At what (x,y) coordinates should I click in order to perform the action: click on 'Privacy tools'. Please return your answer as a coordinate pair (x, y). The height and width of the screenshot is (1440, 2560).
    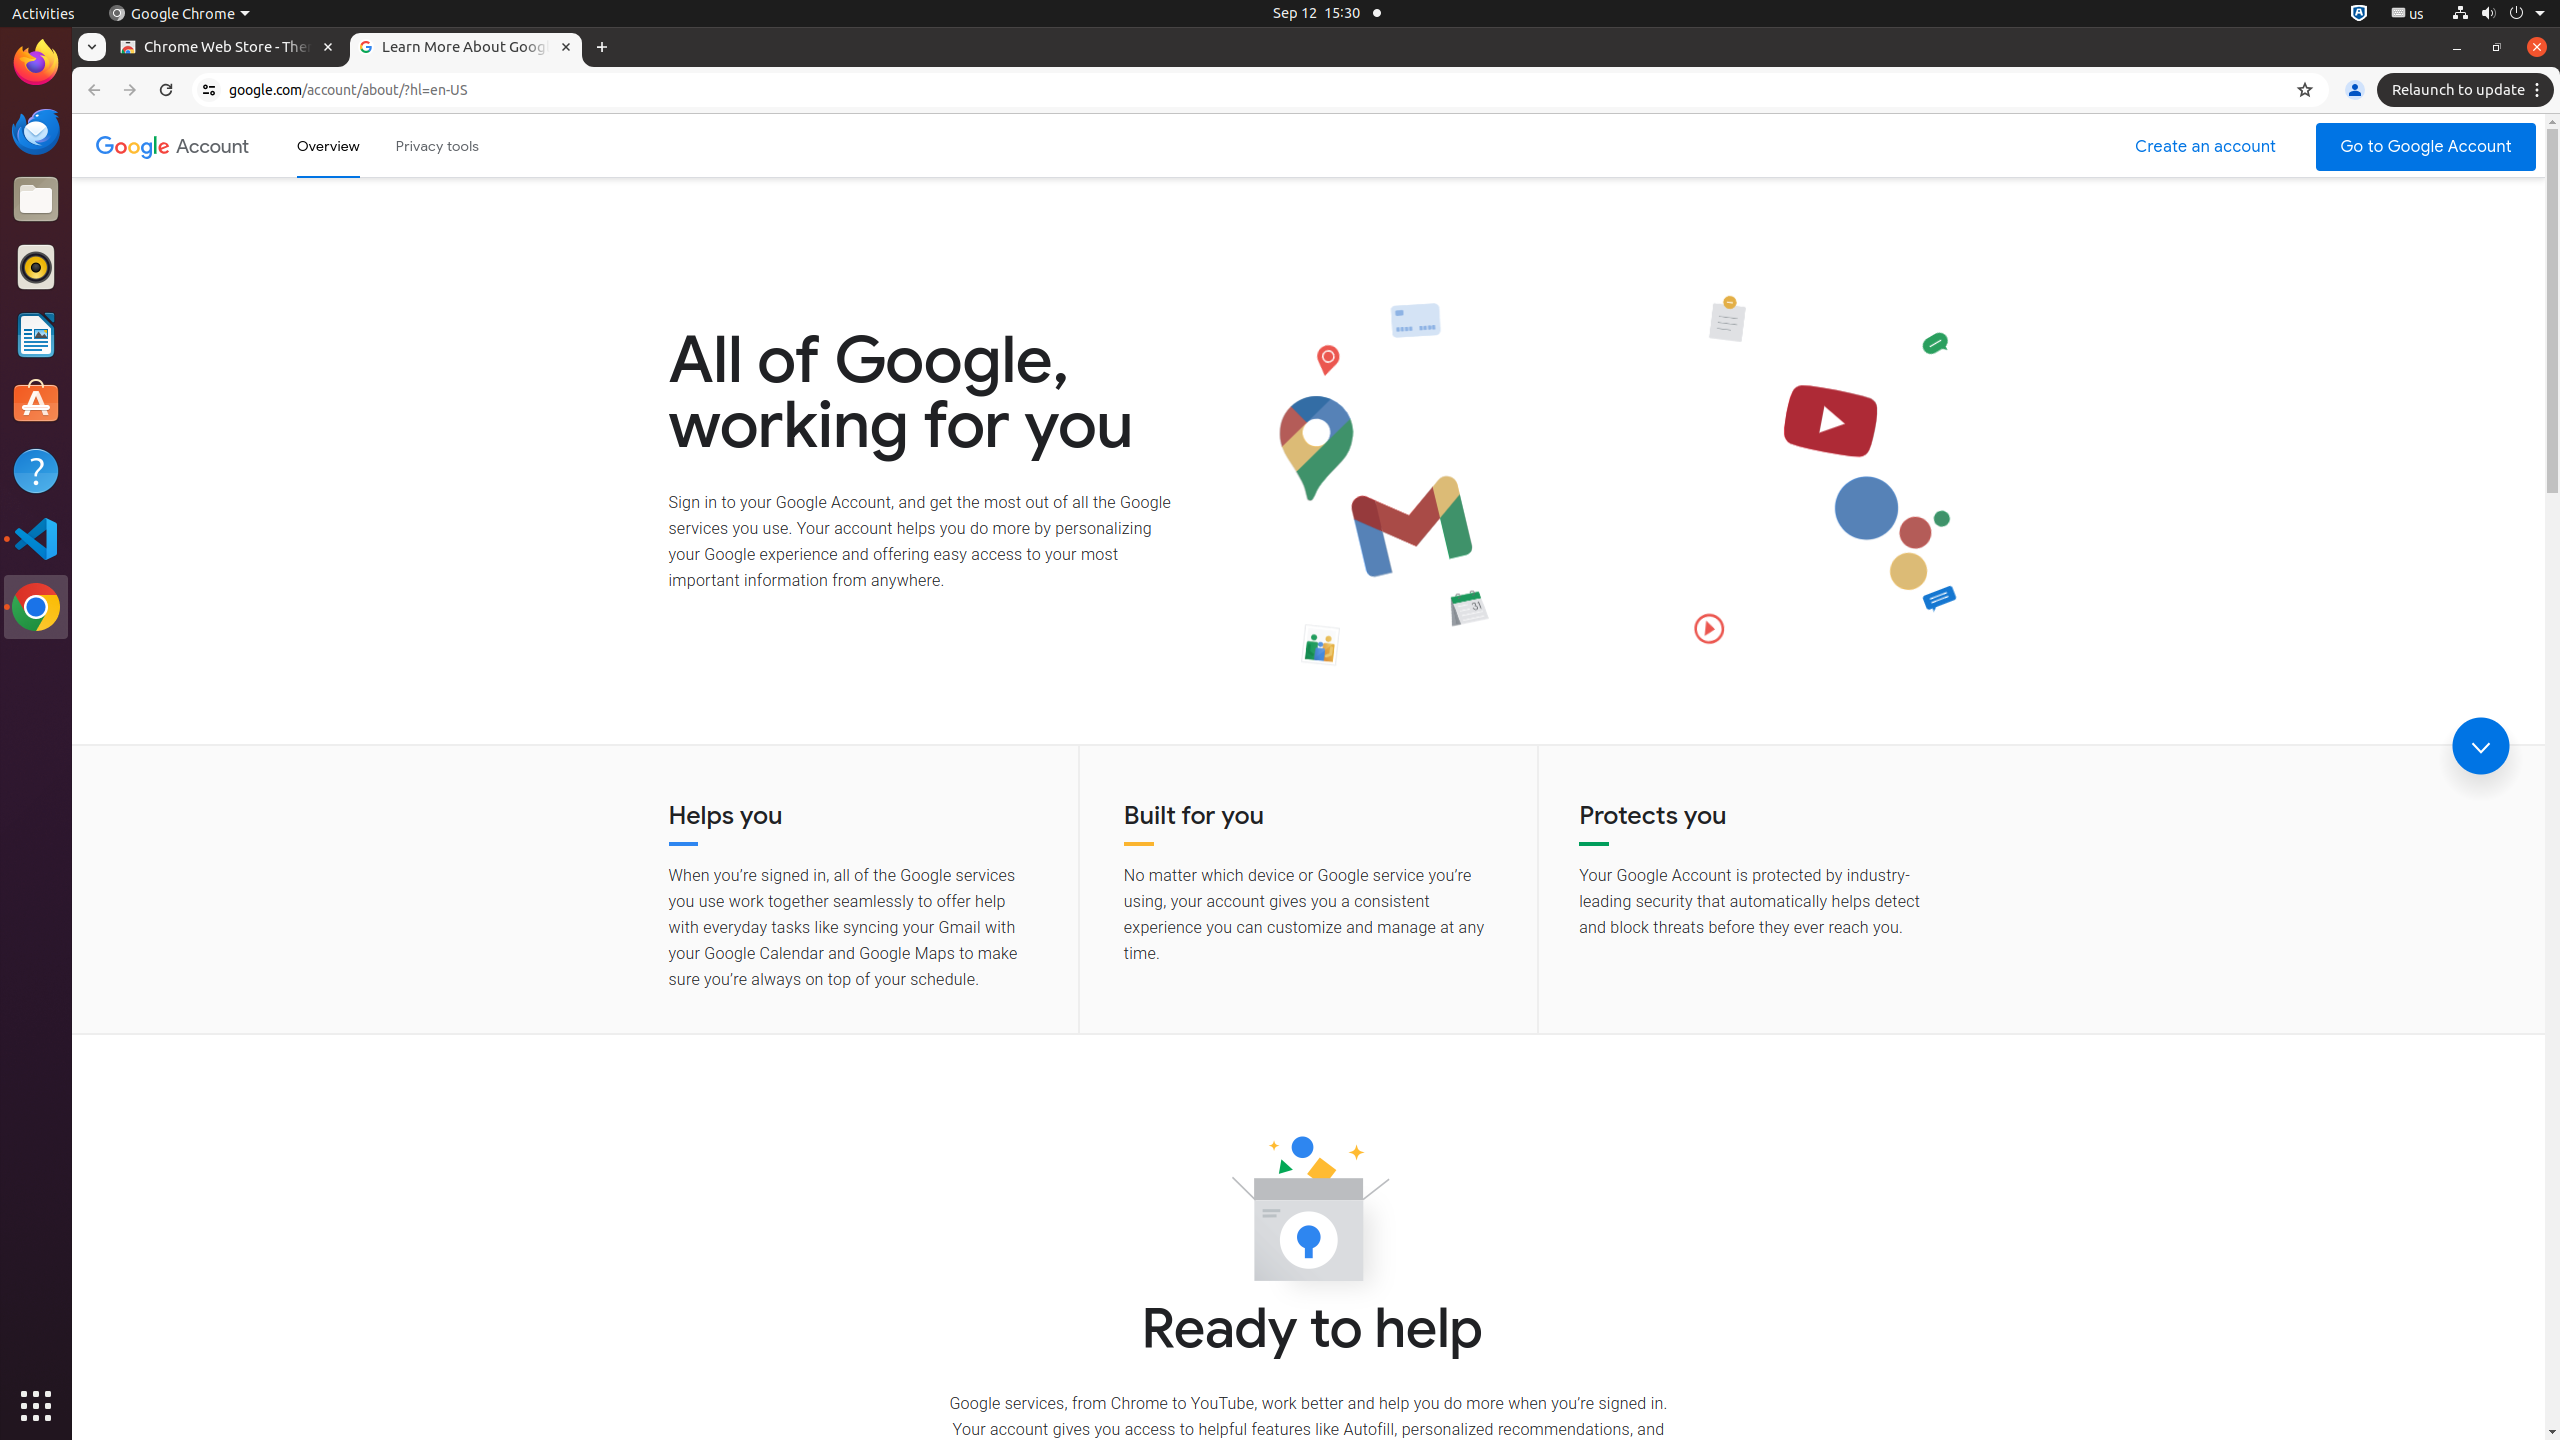
    Looking at the image, I should click on (436, 145).